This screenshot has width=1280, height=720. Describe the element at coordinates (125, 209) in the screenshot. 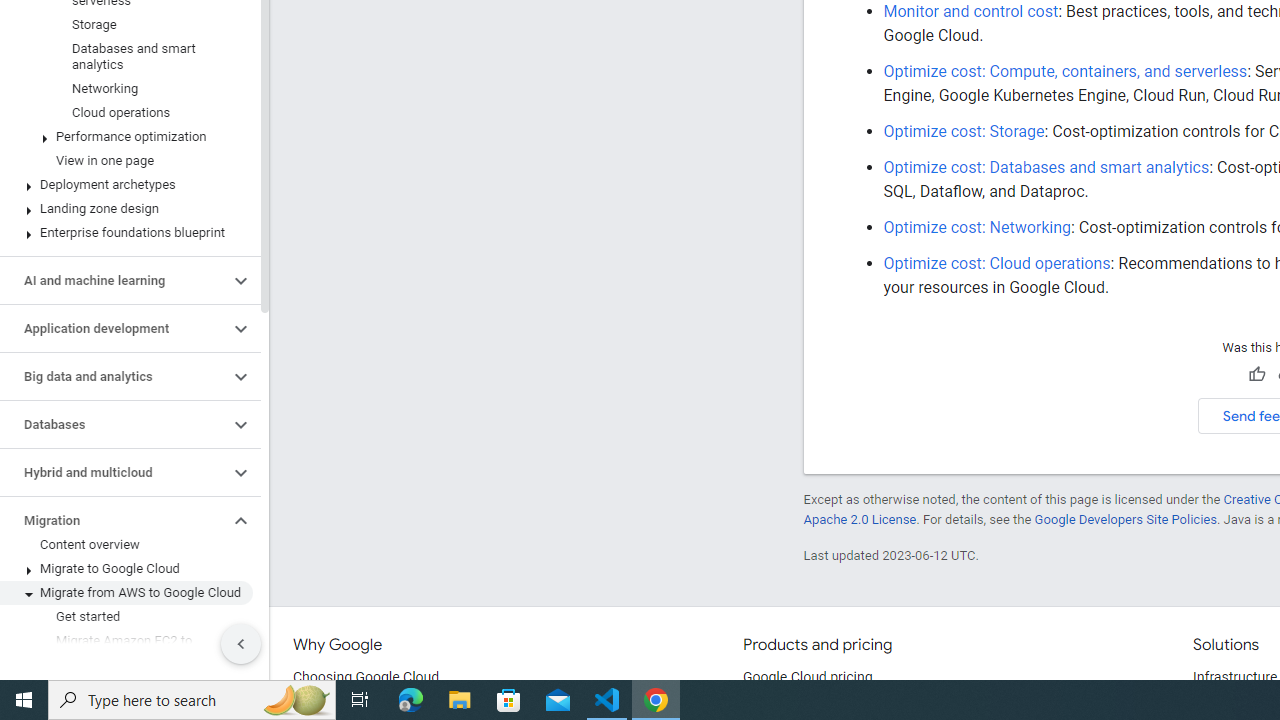

I see `'Landing zone design'` at that location.